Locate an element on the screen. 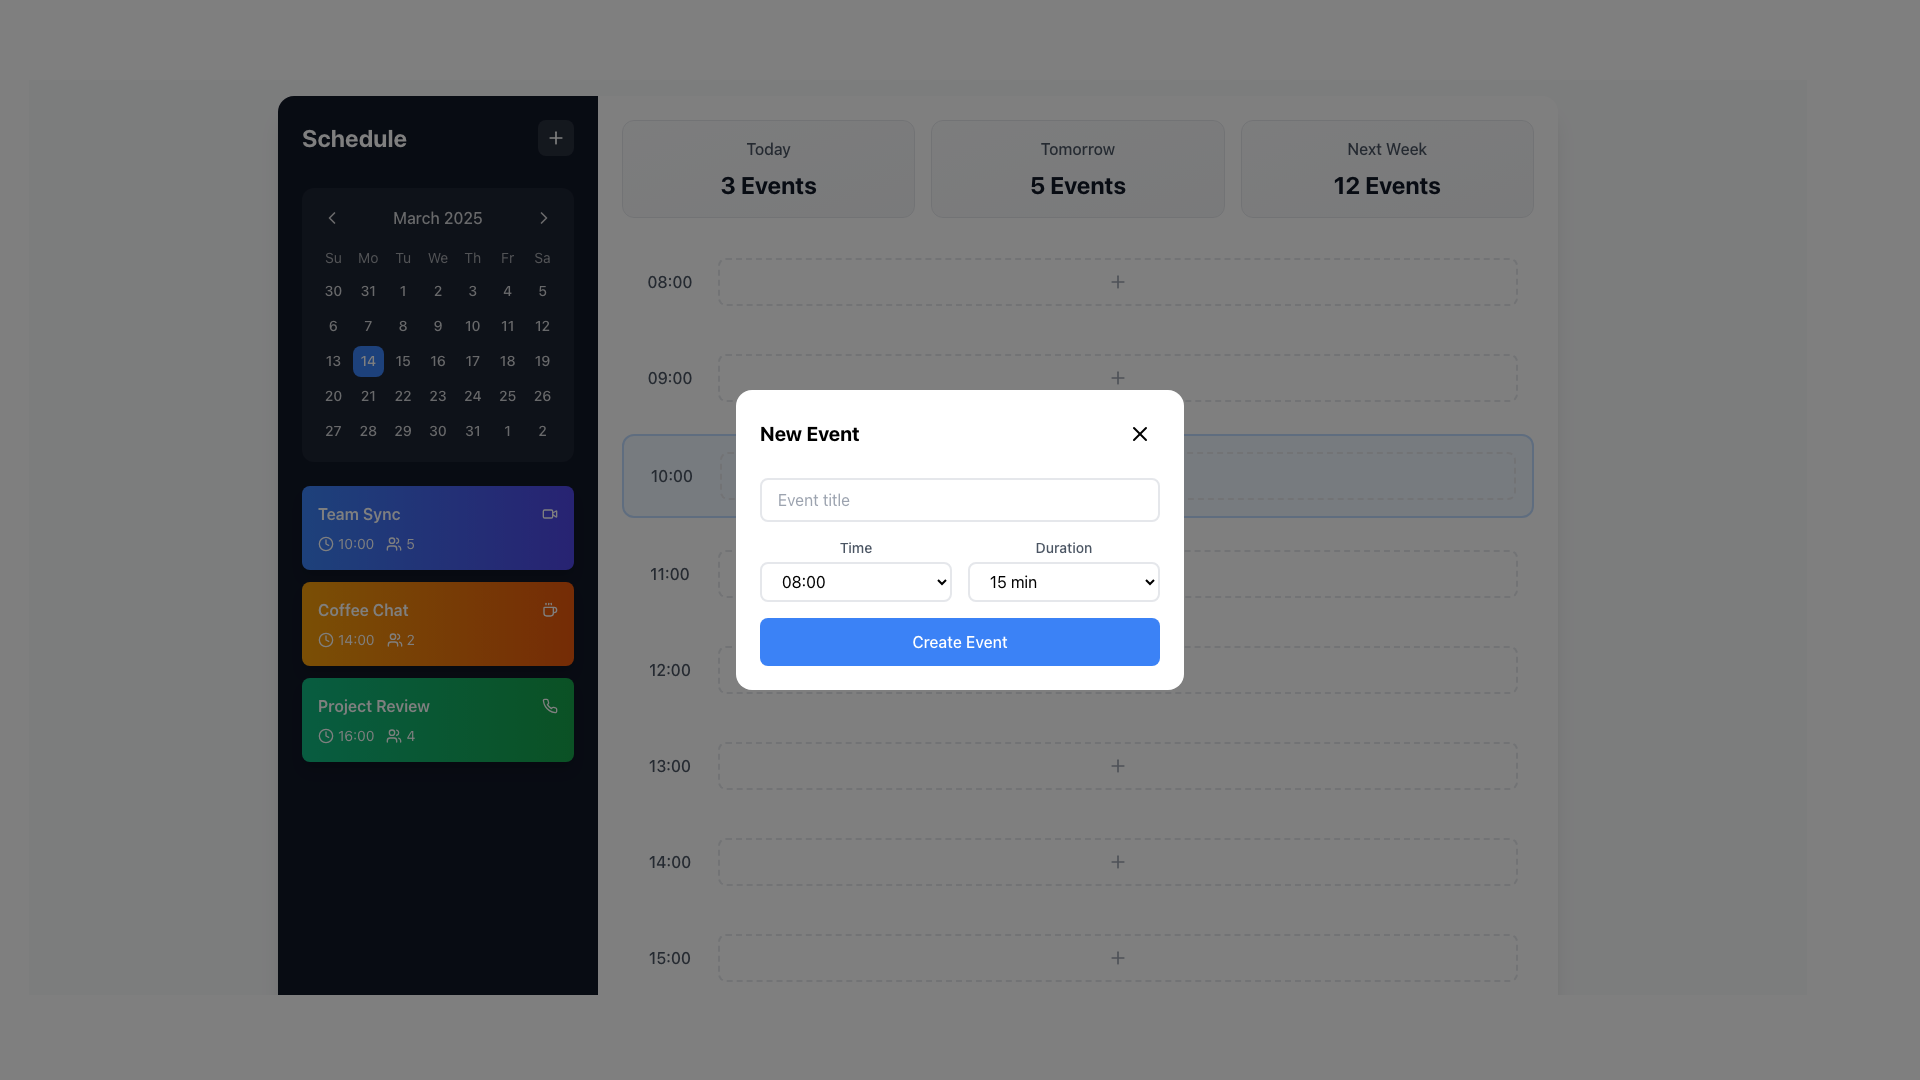  the Information display box labeled 'Tomorrow' that shows a summary of upcoming events with a count of '5 Events' is located at coordinates (1077, 168).